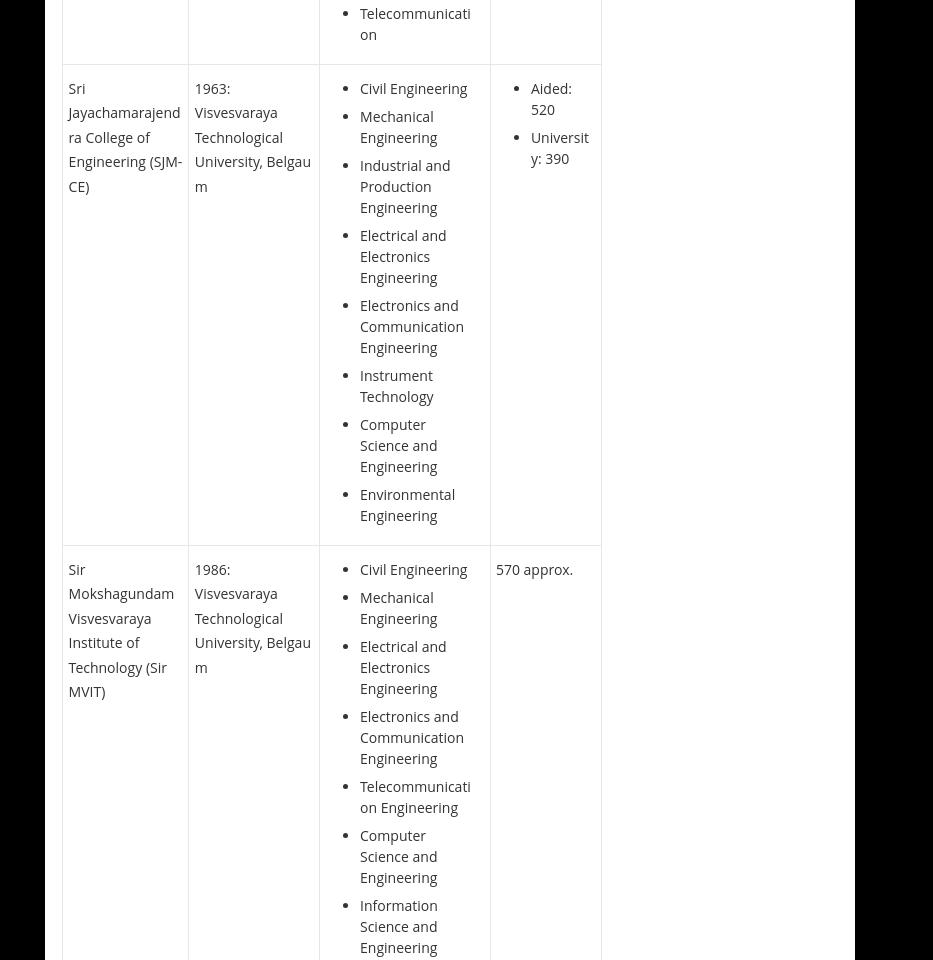 This screenshot has height=960, width=933. What do you see at coordinates (398, 925) in the screenshot?
I see `'Information Science and Engineering'` at bounding box center [398, 925].